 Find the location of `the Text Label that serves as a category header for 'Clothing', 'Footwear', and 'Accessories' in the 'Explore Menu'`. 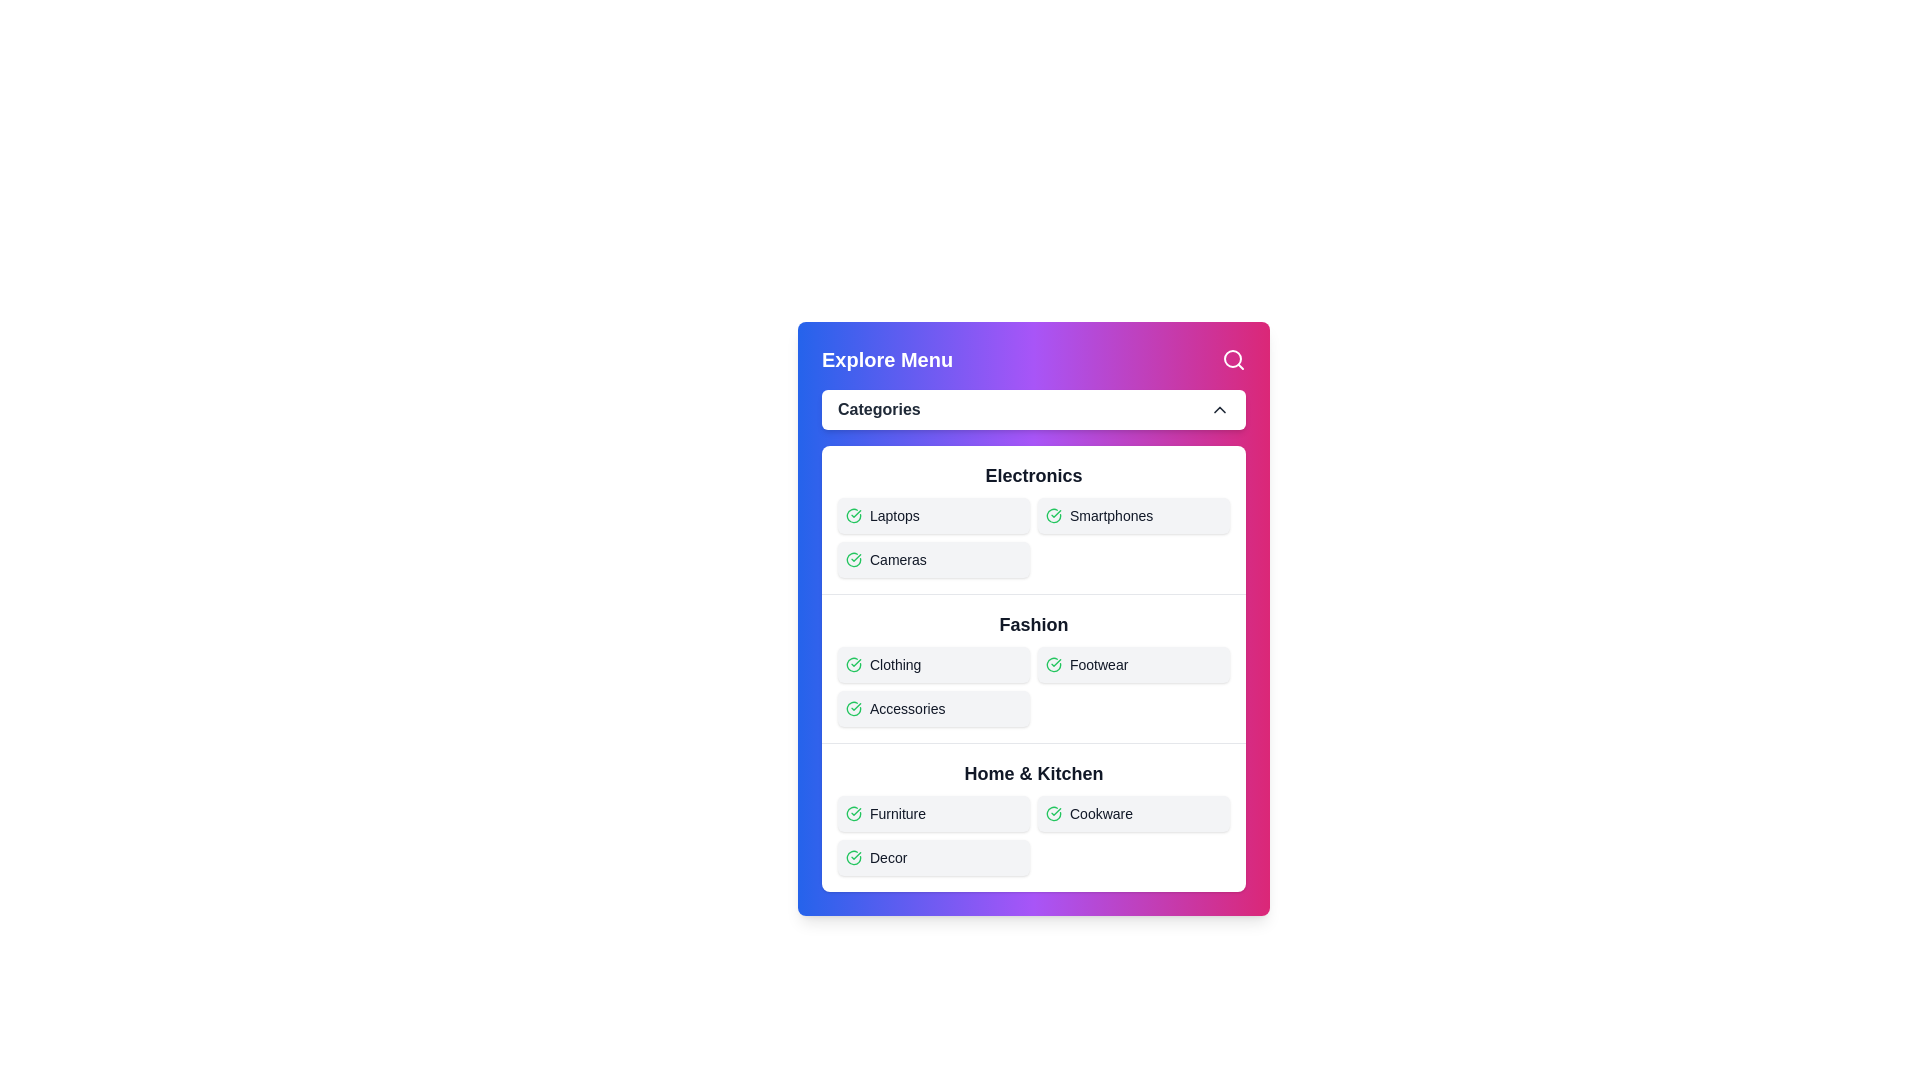

the Text Label that serves as a category header for 'Clothing', 'Footwear', and 'Accessories' in the 'Explore Menu' is located at coordinates (1033, 623).